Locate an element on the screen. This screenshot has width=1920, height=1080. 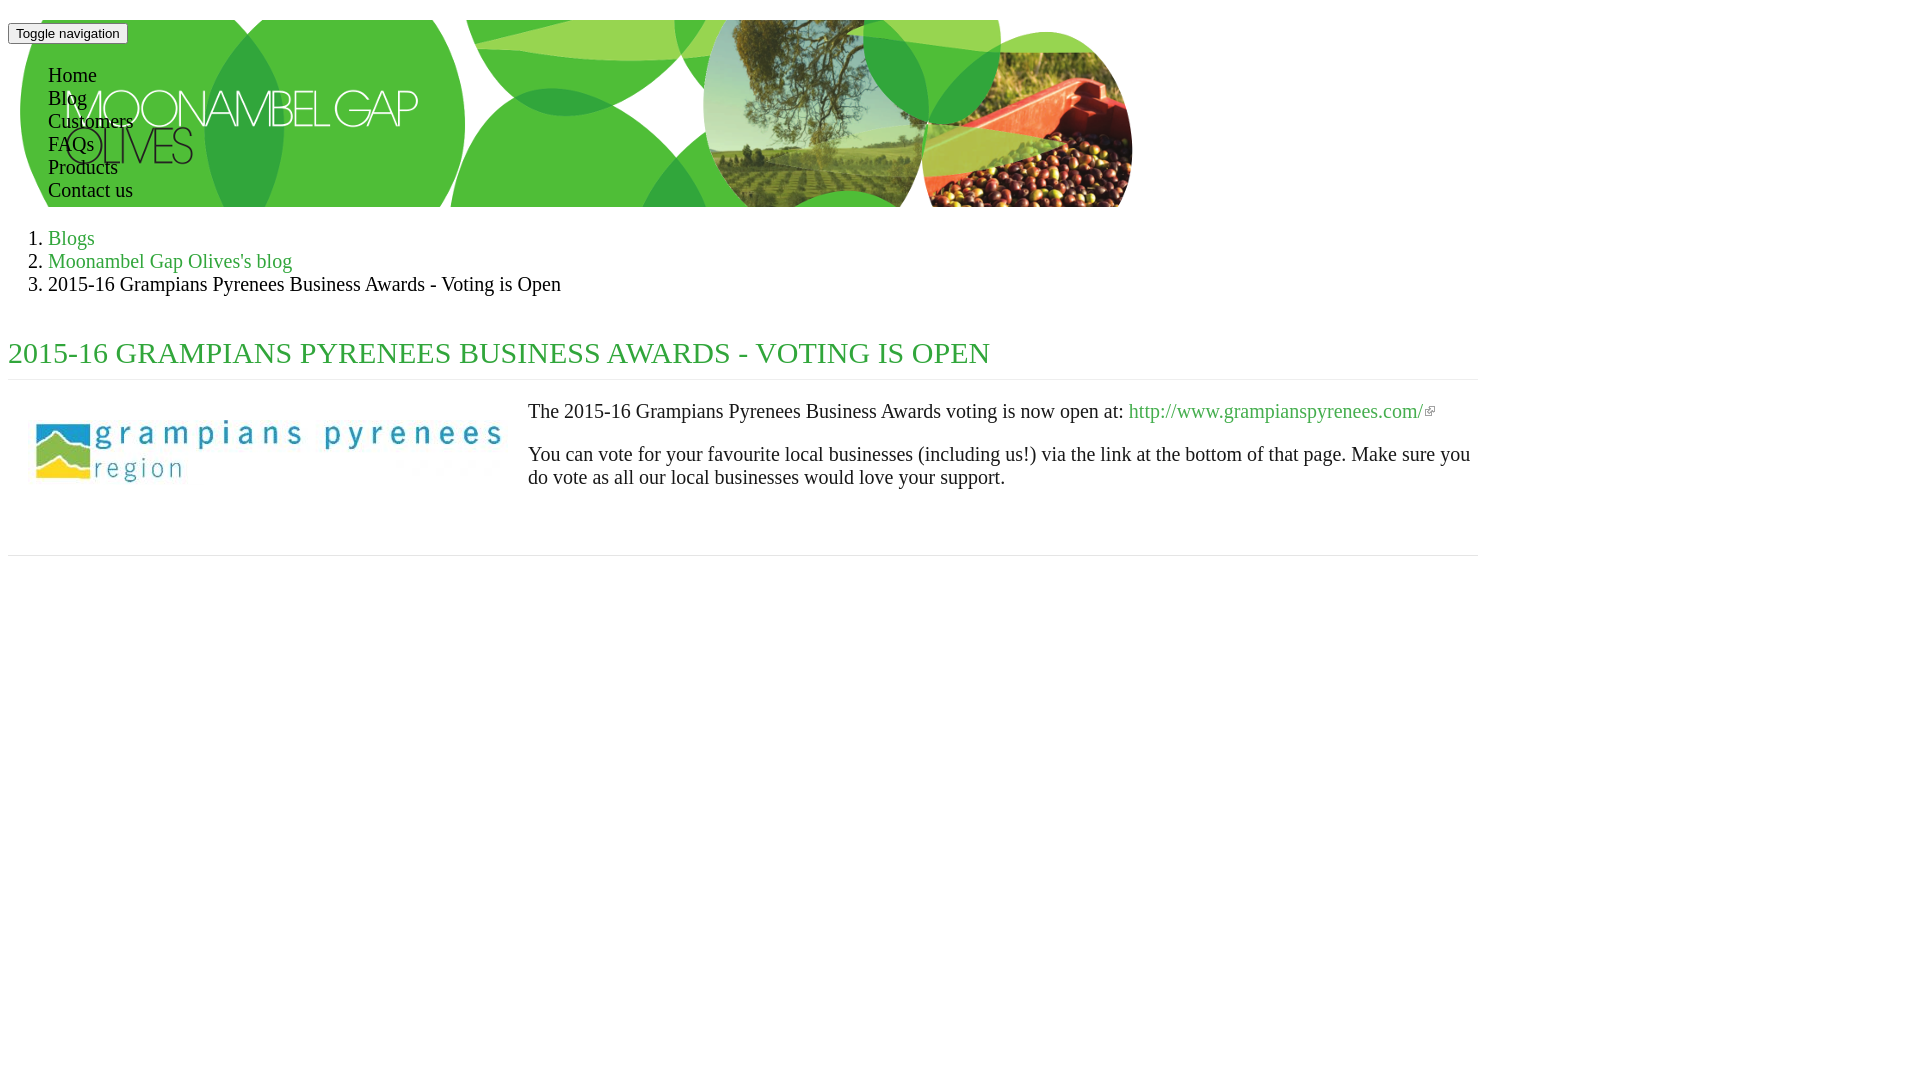
'Moonambel Gap Olives's blog' is located at coordinates (169, 260).